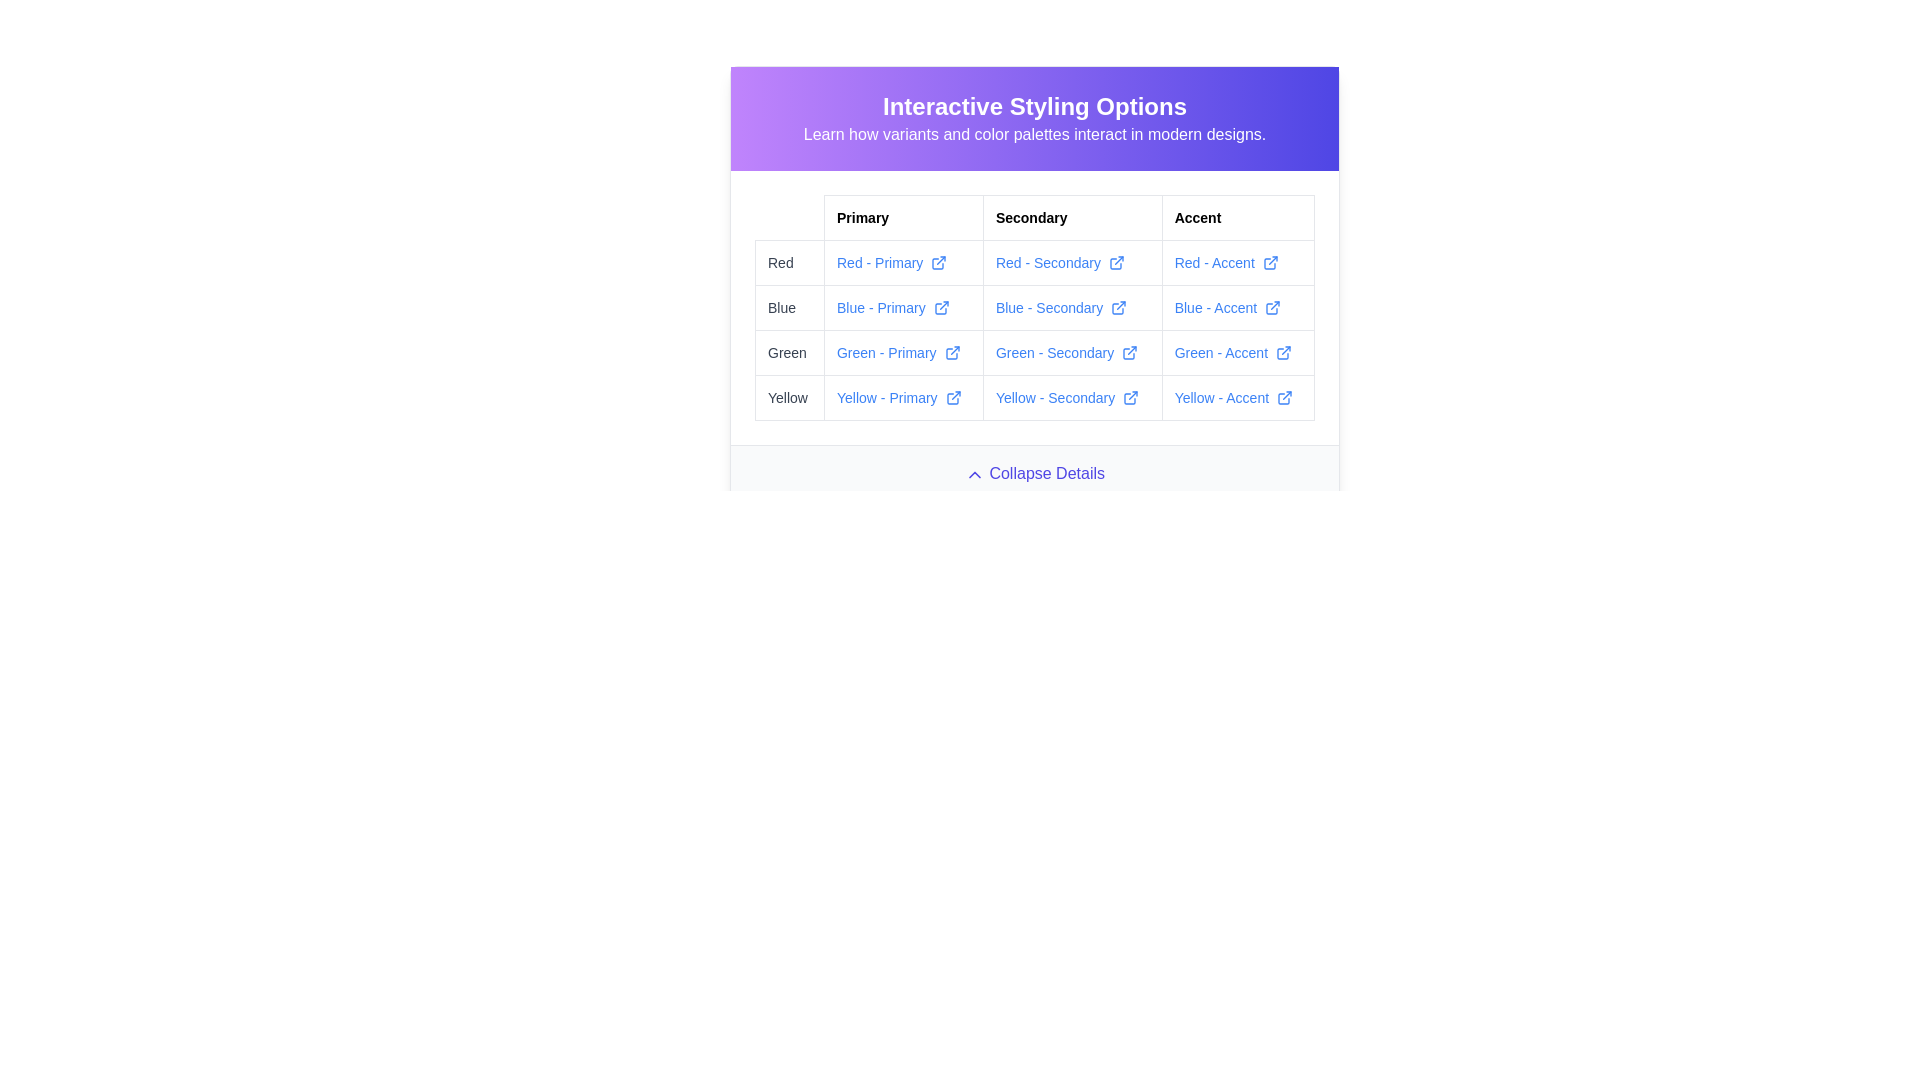  I want to click on the external link icon next to the blue hyperlink styled text 'Blue - Secondary' in the second row, second column under the 'Interactive Styling Options' section, so click(1035, 308).